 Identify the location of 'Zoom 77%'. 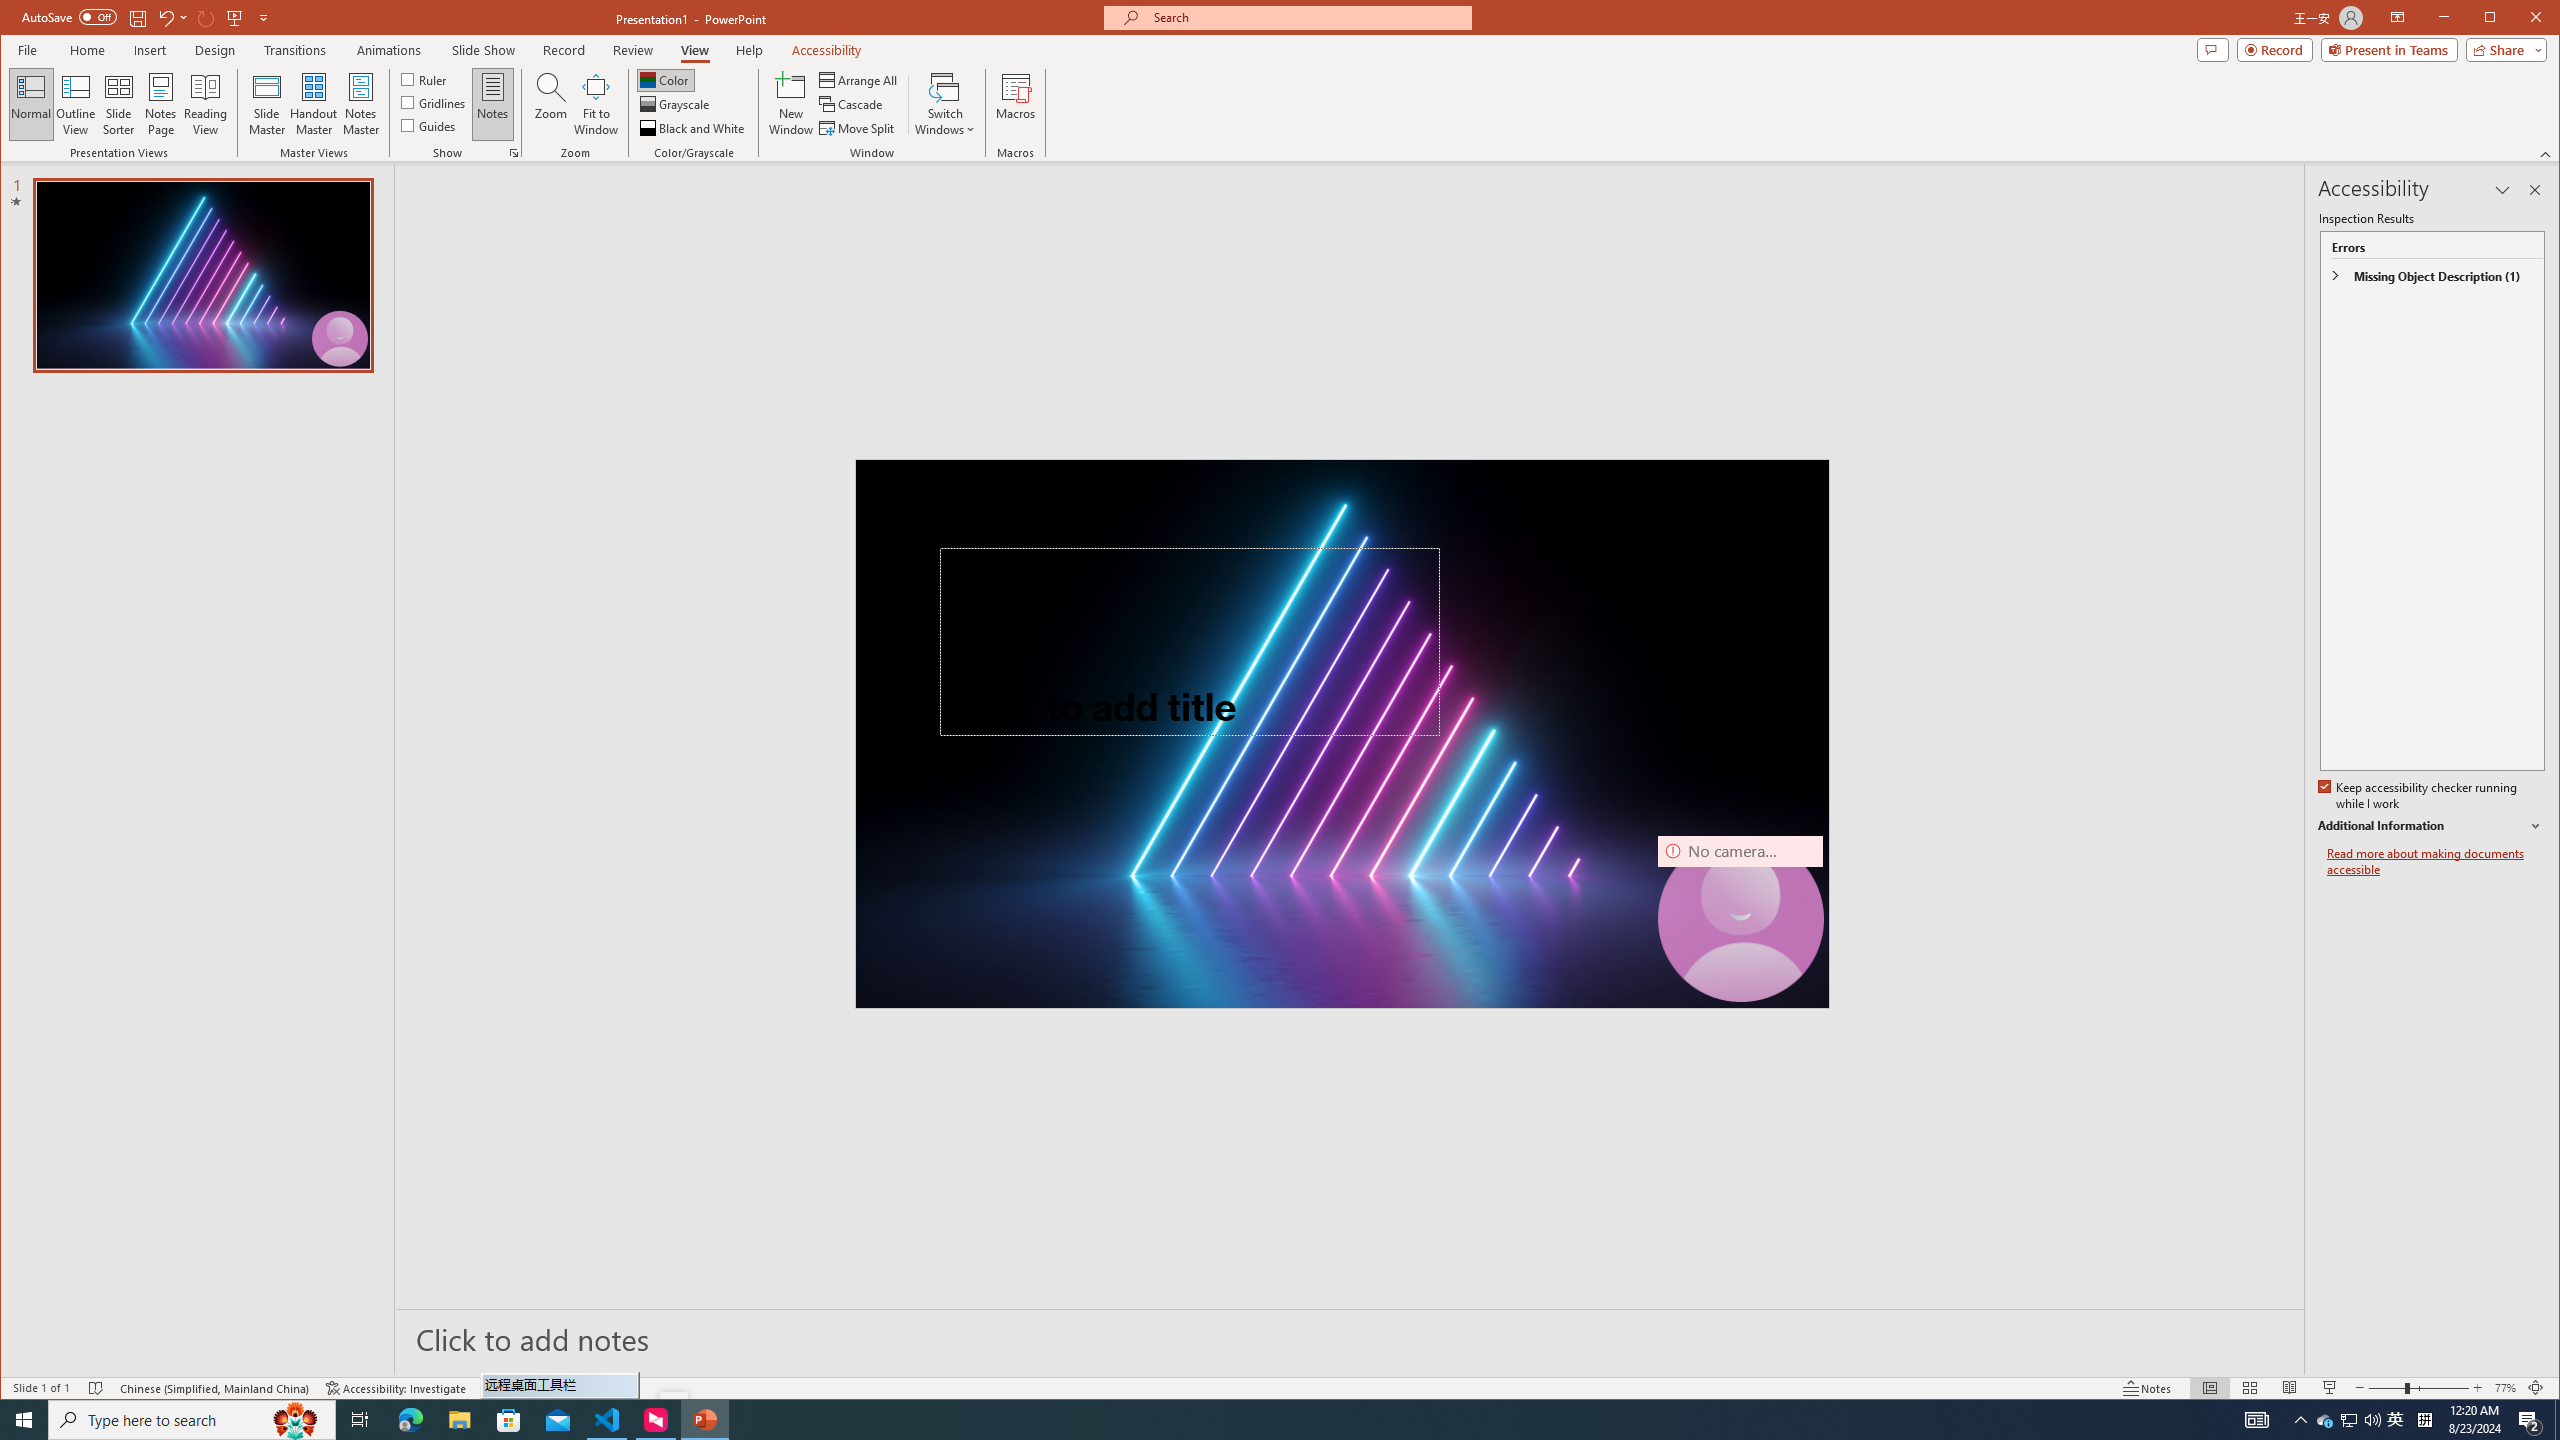
(2503, 1387).